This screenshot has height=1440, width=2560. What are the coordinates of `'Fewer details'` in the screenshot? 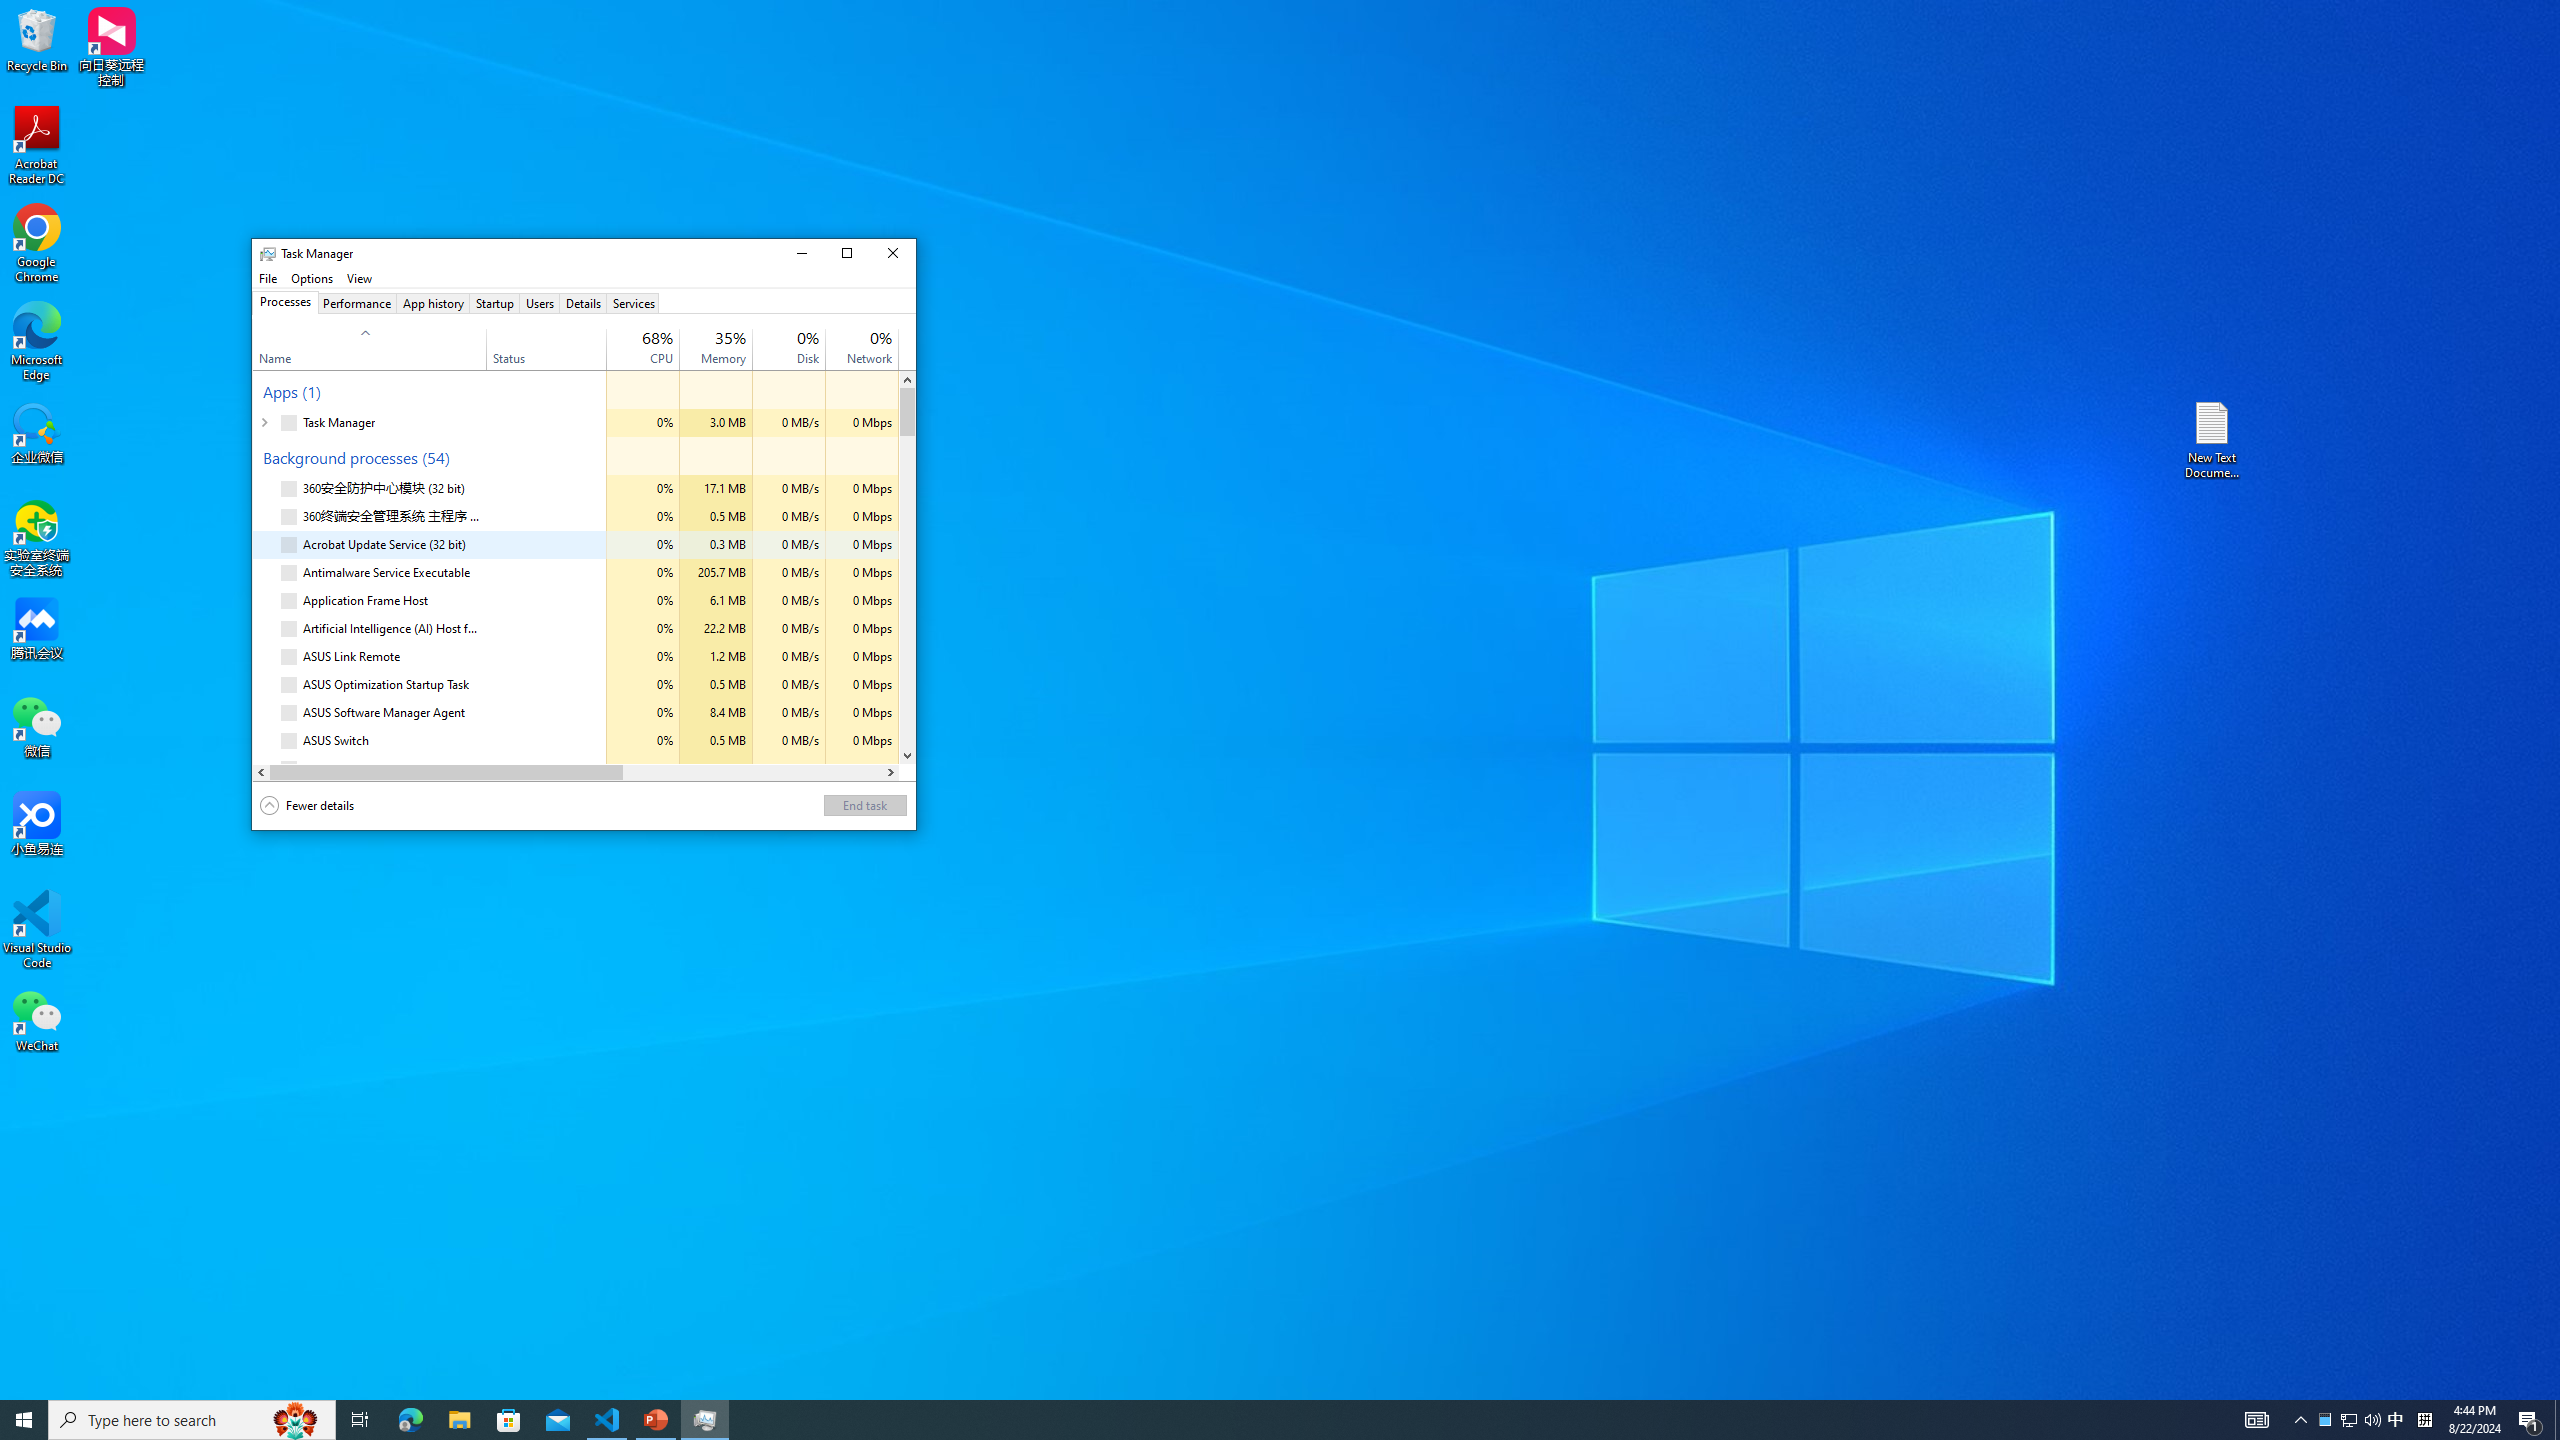 It's located at (307, 804).